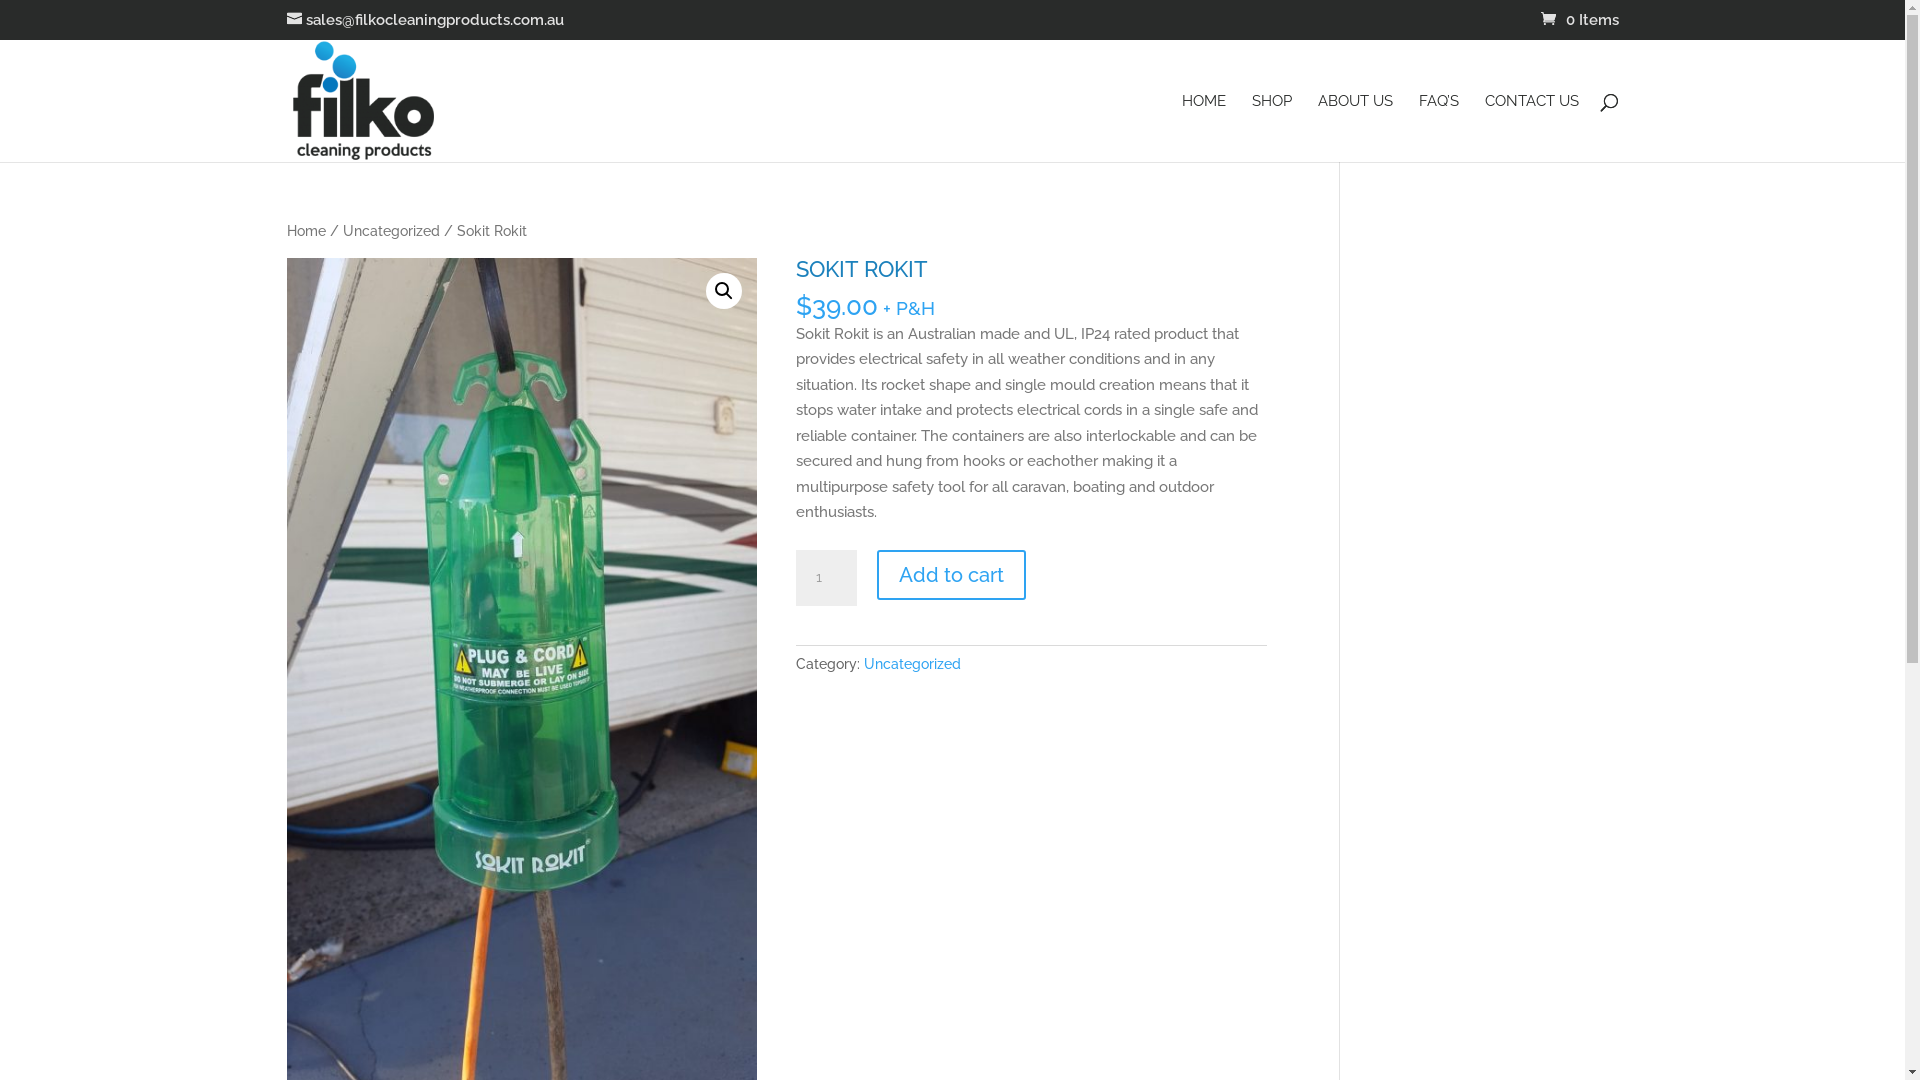 This screenshot has width=1920, height=1080. Describe the element at coordinates (1578, 19) in the screenshot. I see `'0 Items'` at that location.